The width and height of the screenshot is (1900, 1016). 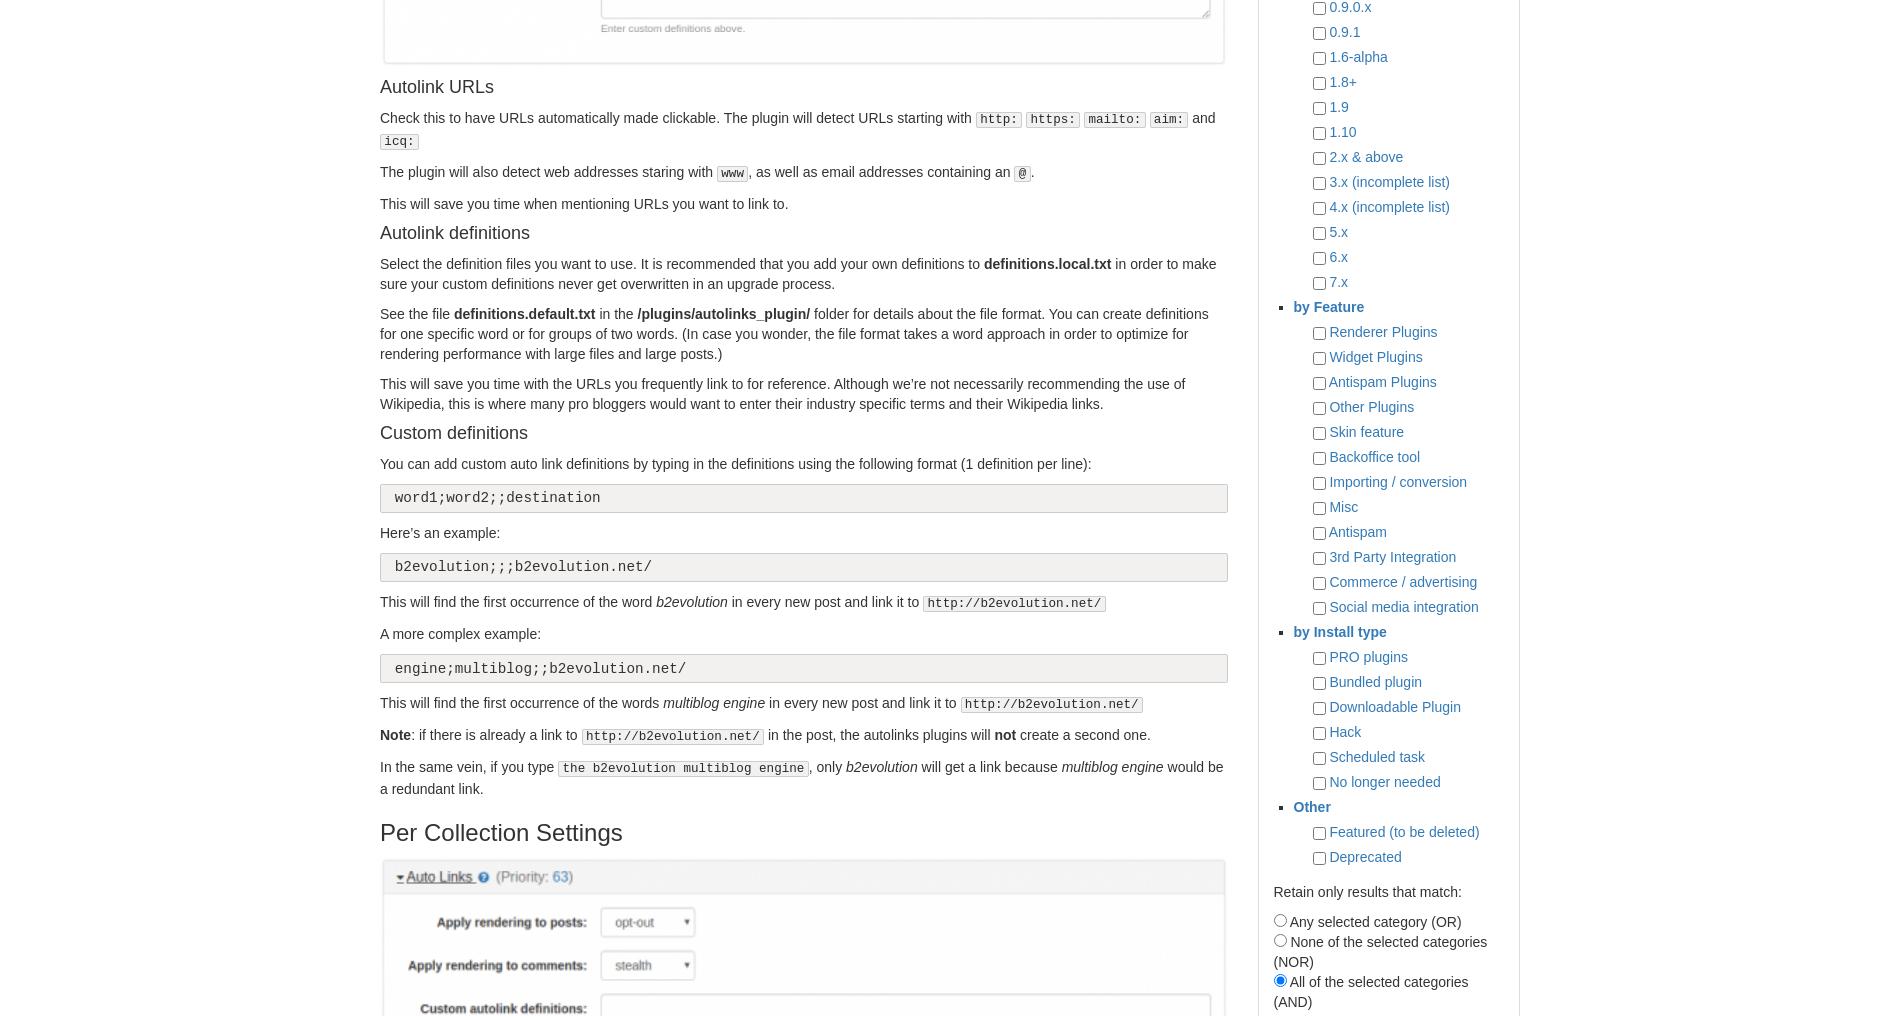 What do you see at coordinates (800, 776) in the screenshot?
I see `'would be a redundant link.'` at bounding box center [800, 776].